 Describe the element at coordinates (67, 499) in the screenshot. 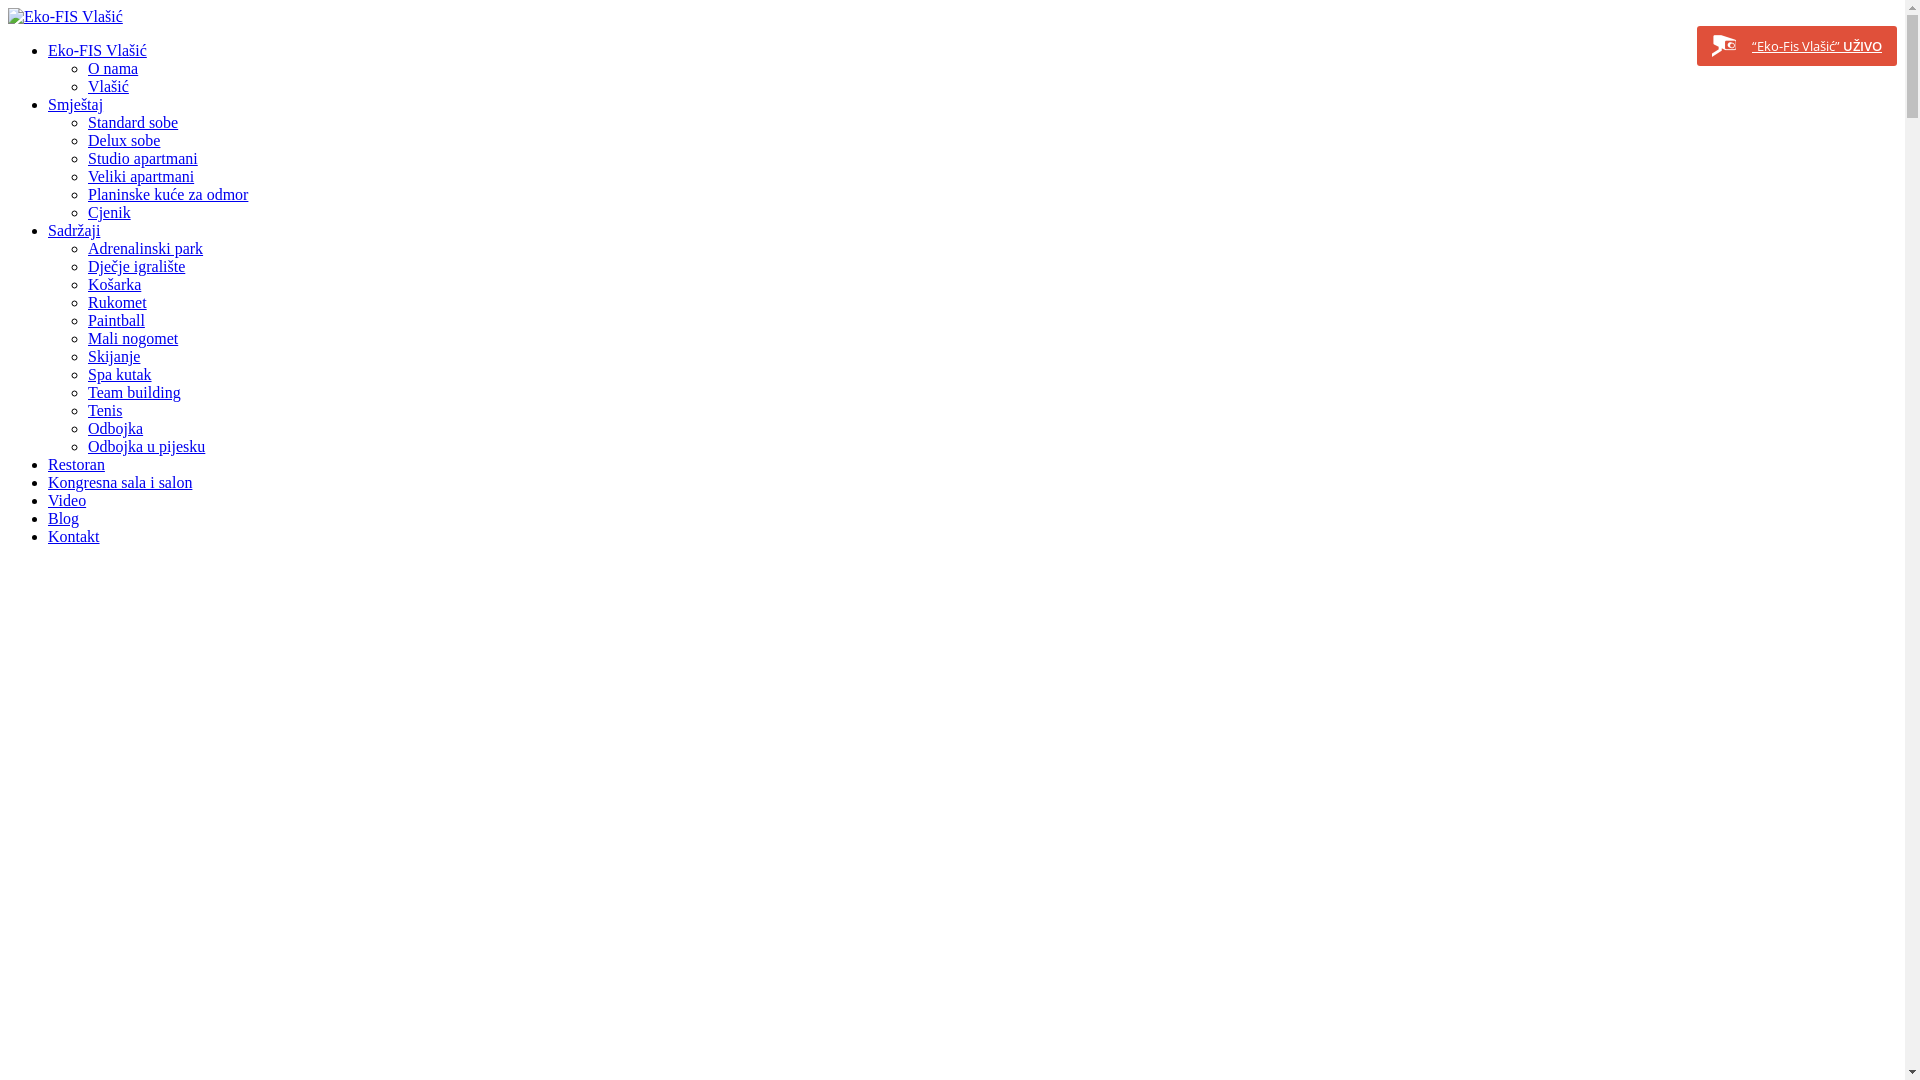

I see `'Video'` at that location.